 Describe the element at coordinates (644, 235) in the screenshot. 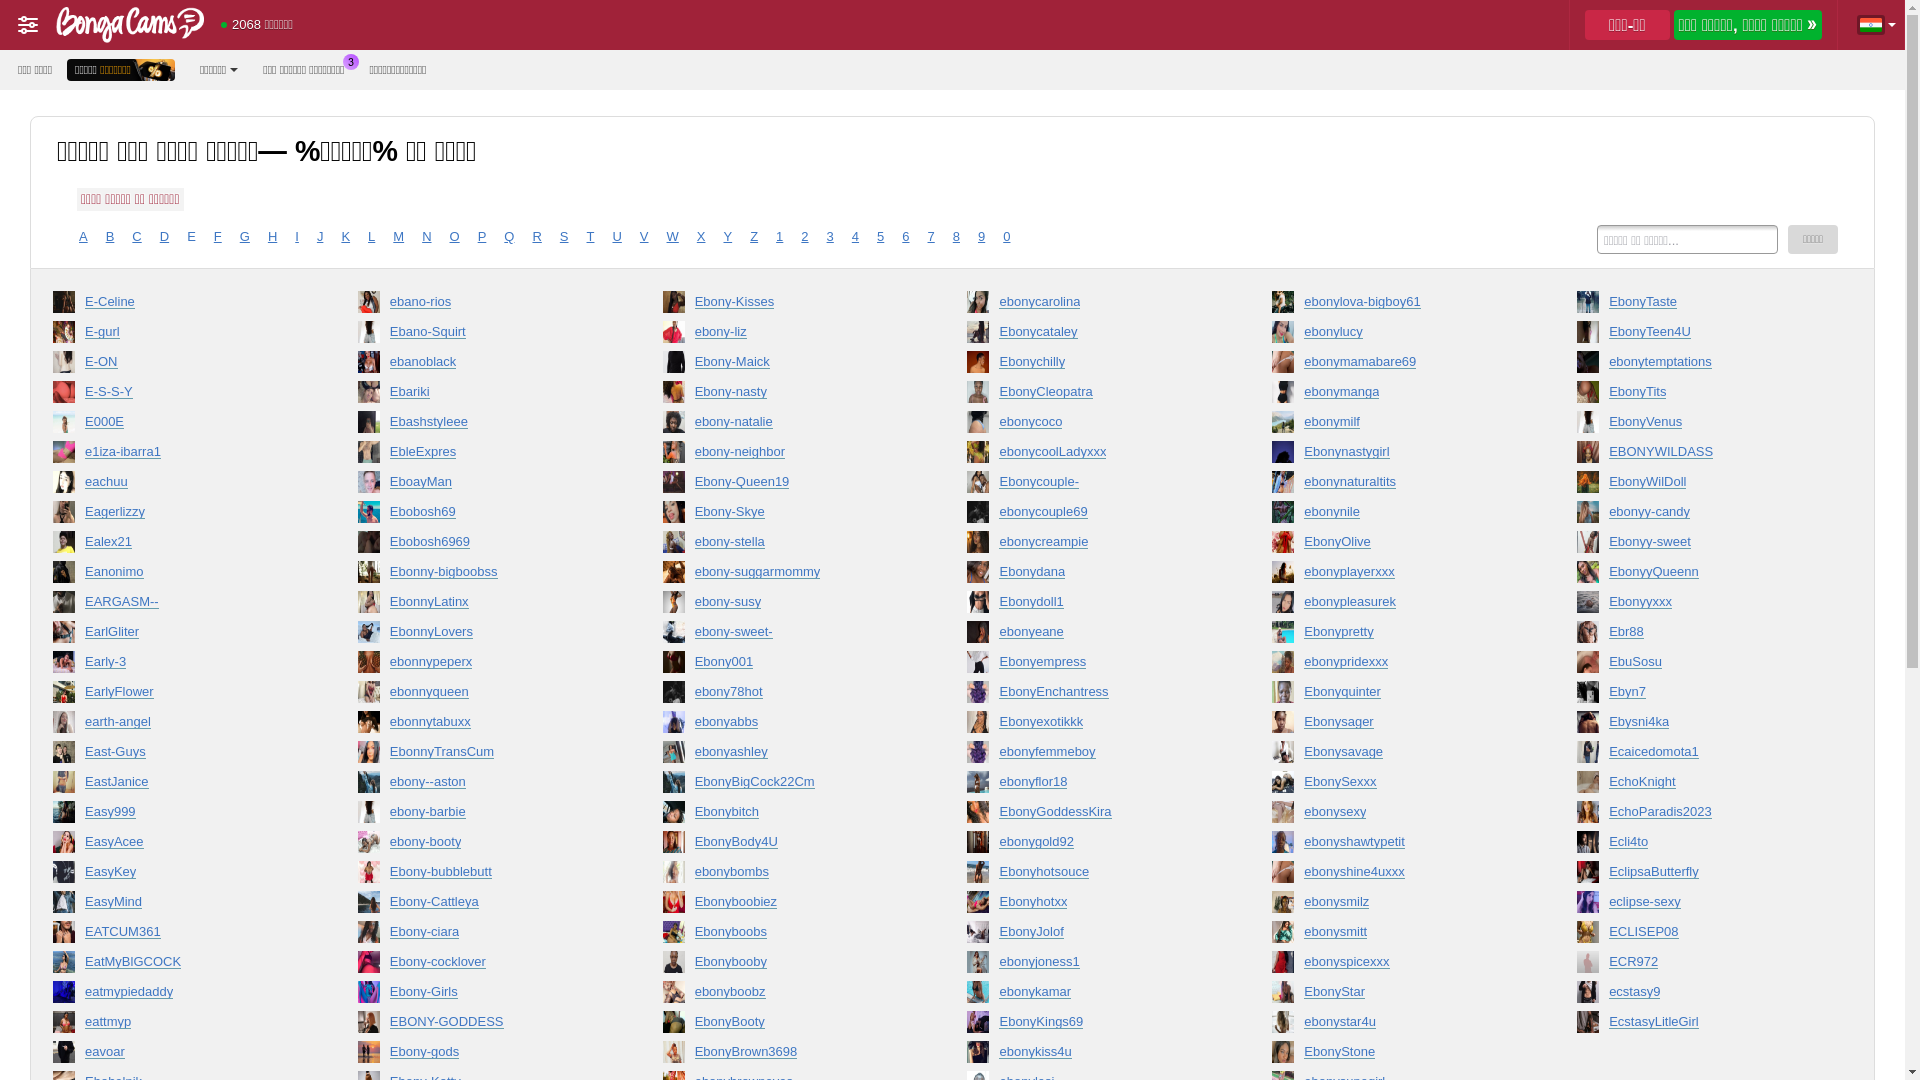

I see `'V'` at that location.